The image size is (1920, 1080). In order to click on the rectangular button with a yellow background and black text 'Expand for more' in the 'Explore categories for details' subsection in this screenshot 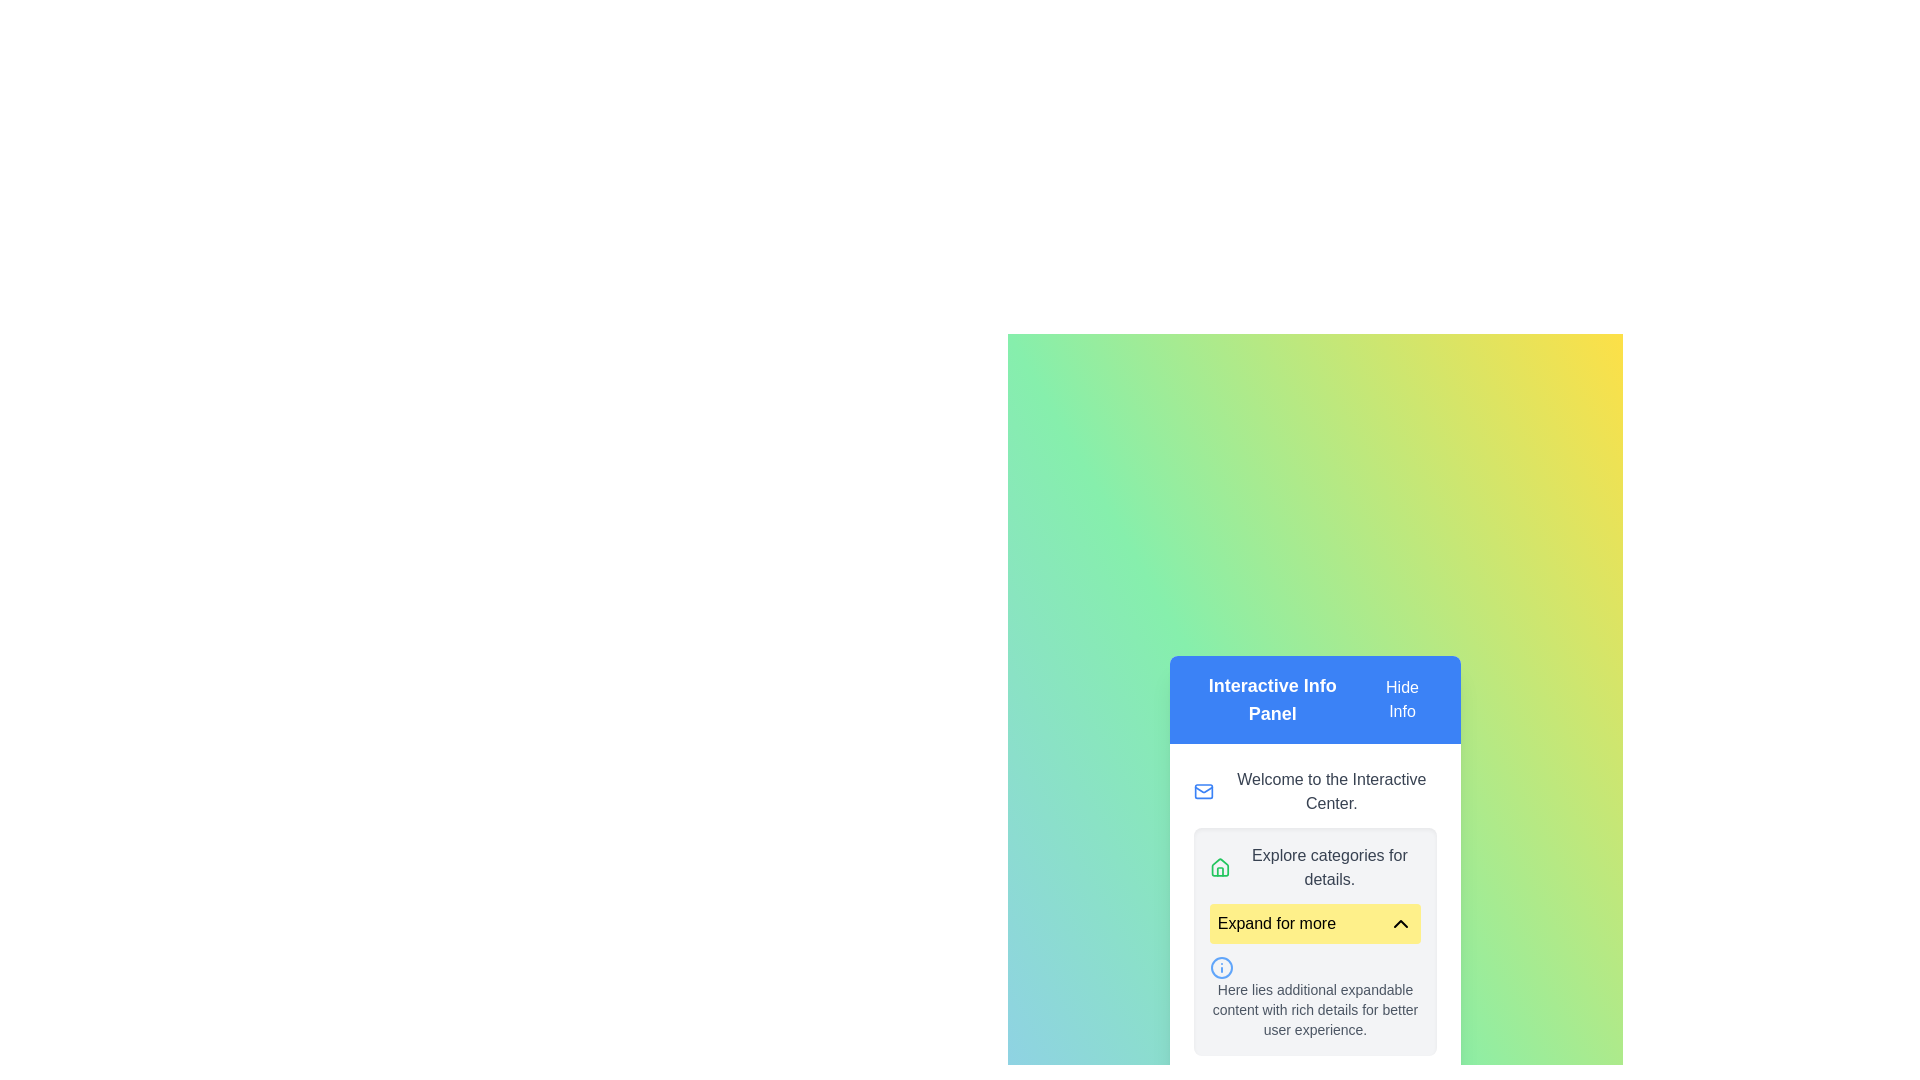, I will do `click(1315, 924)`.